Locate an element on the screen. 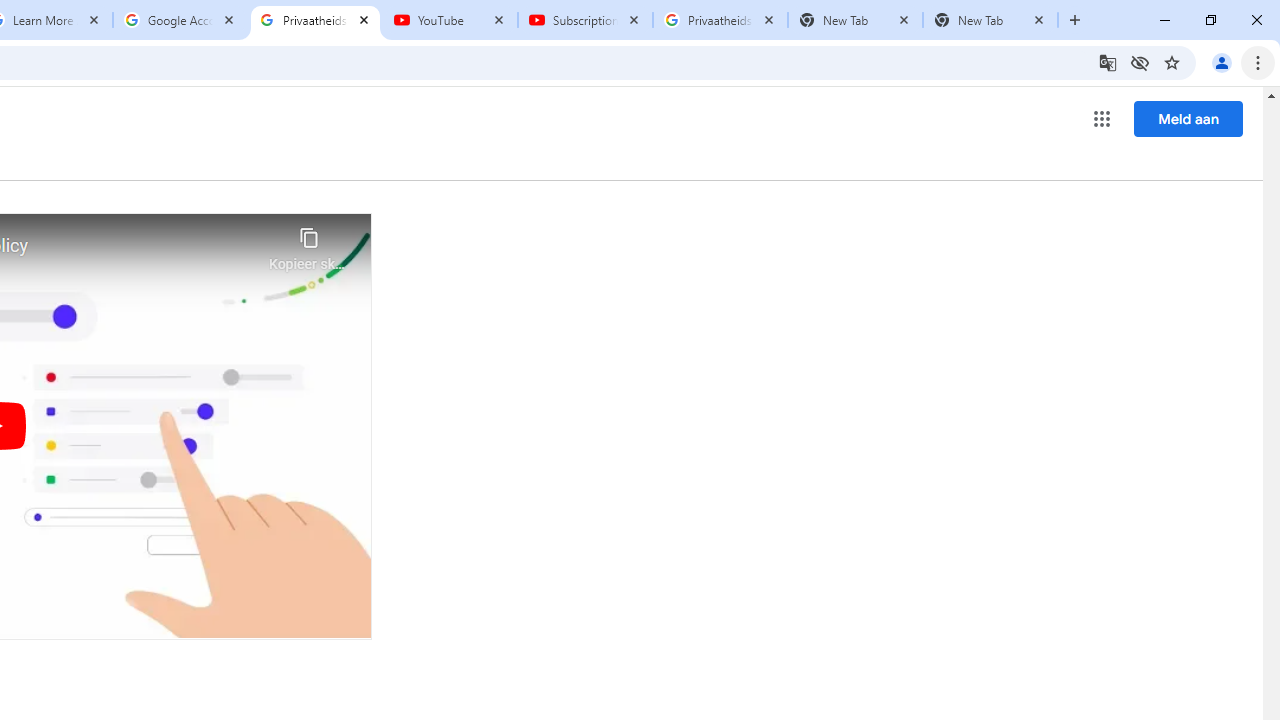  'YouTube' is located at coordinates (449, 20).